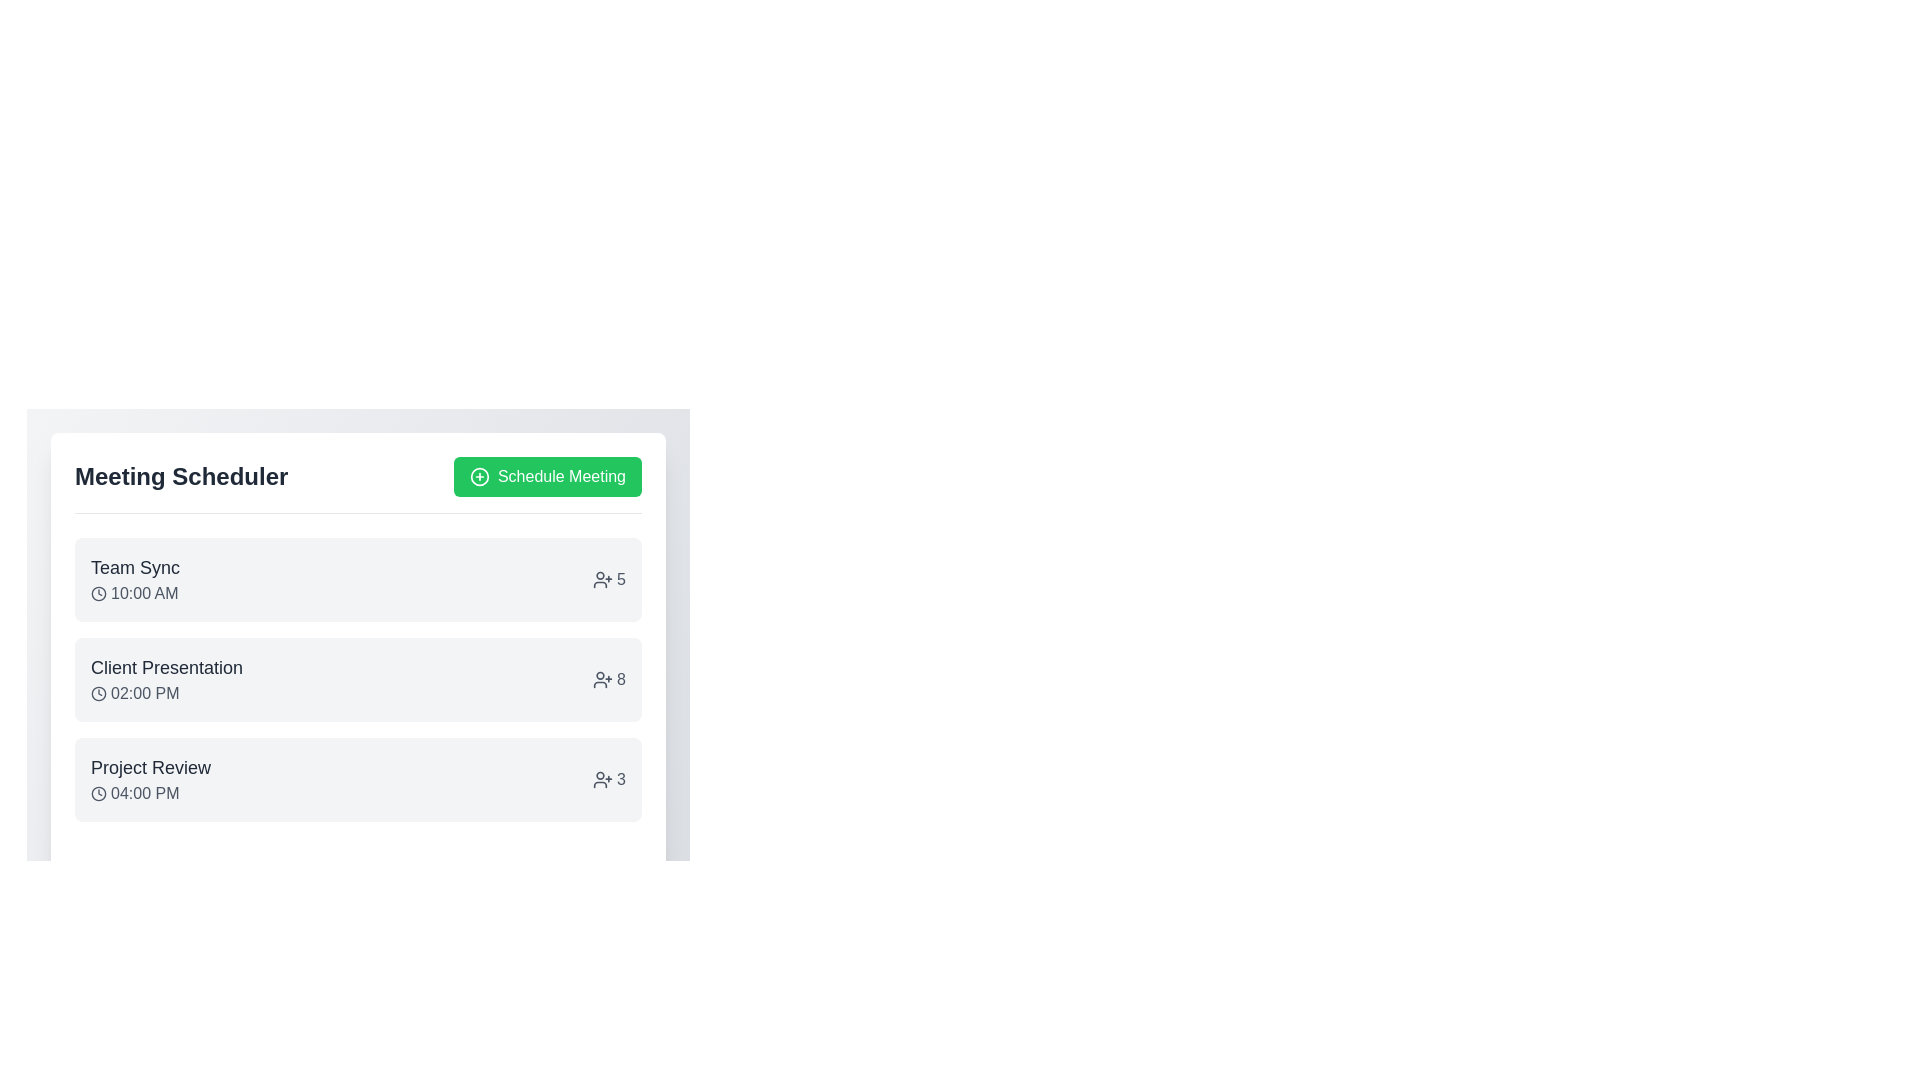  Describe the element at coordinates (480, 477) in the screenshot. I see `the SVG icon on the left side of the green 'Schedule Meeting' button` at that location.